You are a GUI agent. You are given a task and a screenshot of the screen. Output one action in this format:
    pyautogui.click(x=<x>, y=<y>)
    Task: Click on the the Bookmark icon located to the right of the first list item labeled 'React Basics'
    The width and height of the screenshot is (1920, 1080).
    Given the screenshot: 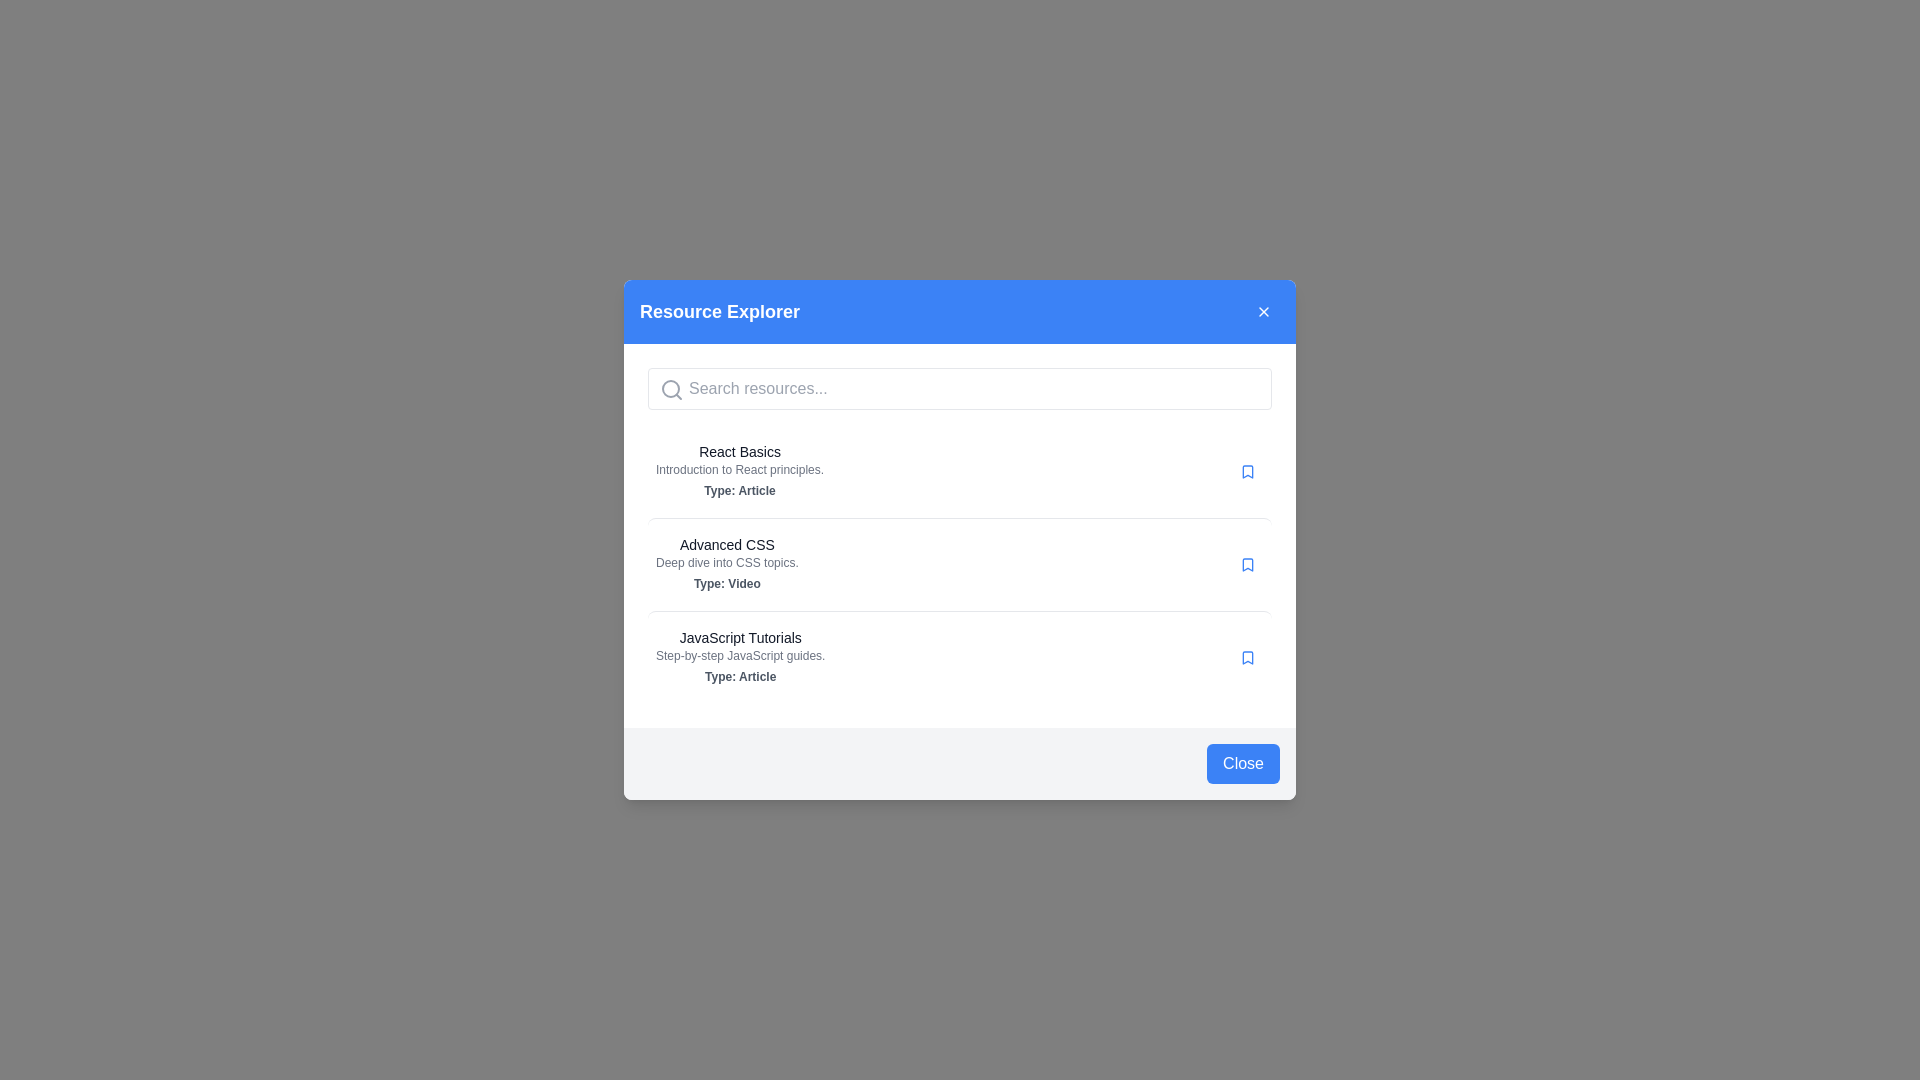 What is the action you would take?
    pyautogui.click(x=1247, y=471)
    